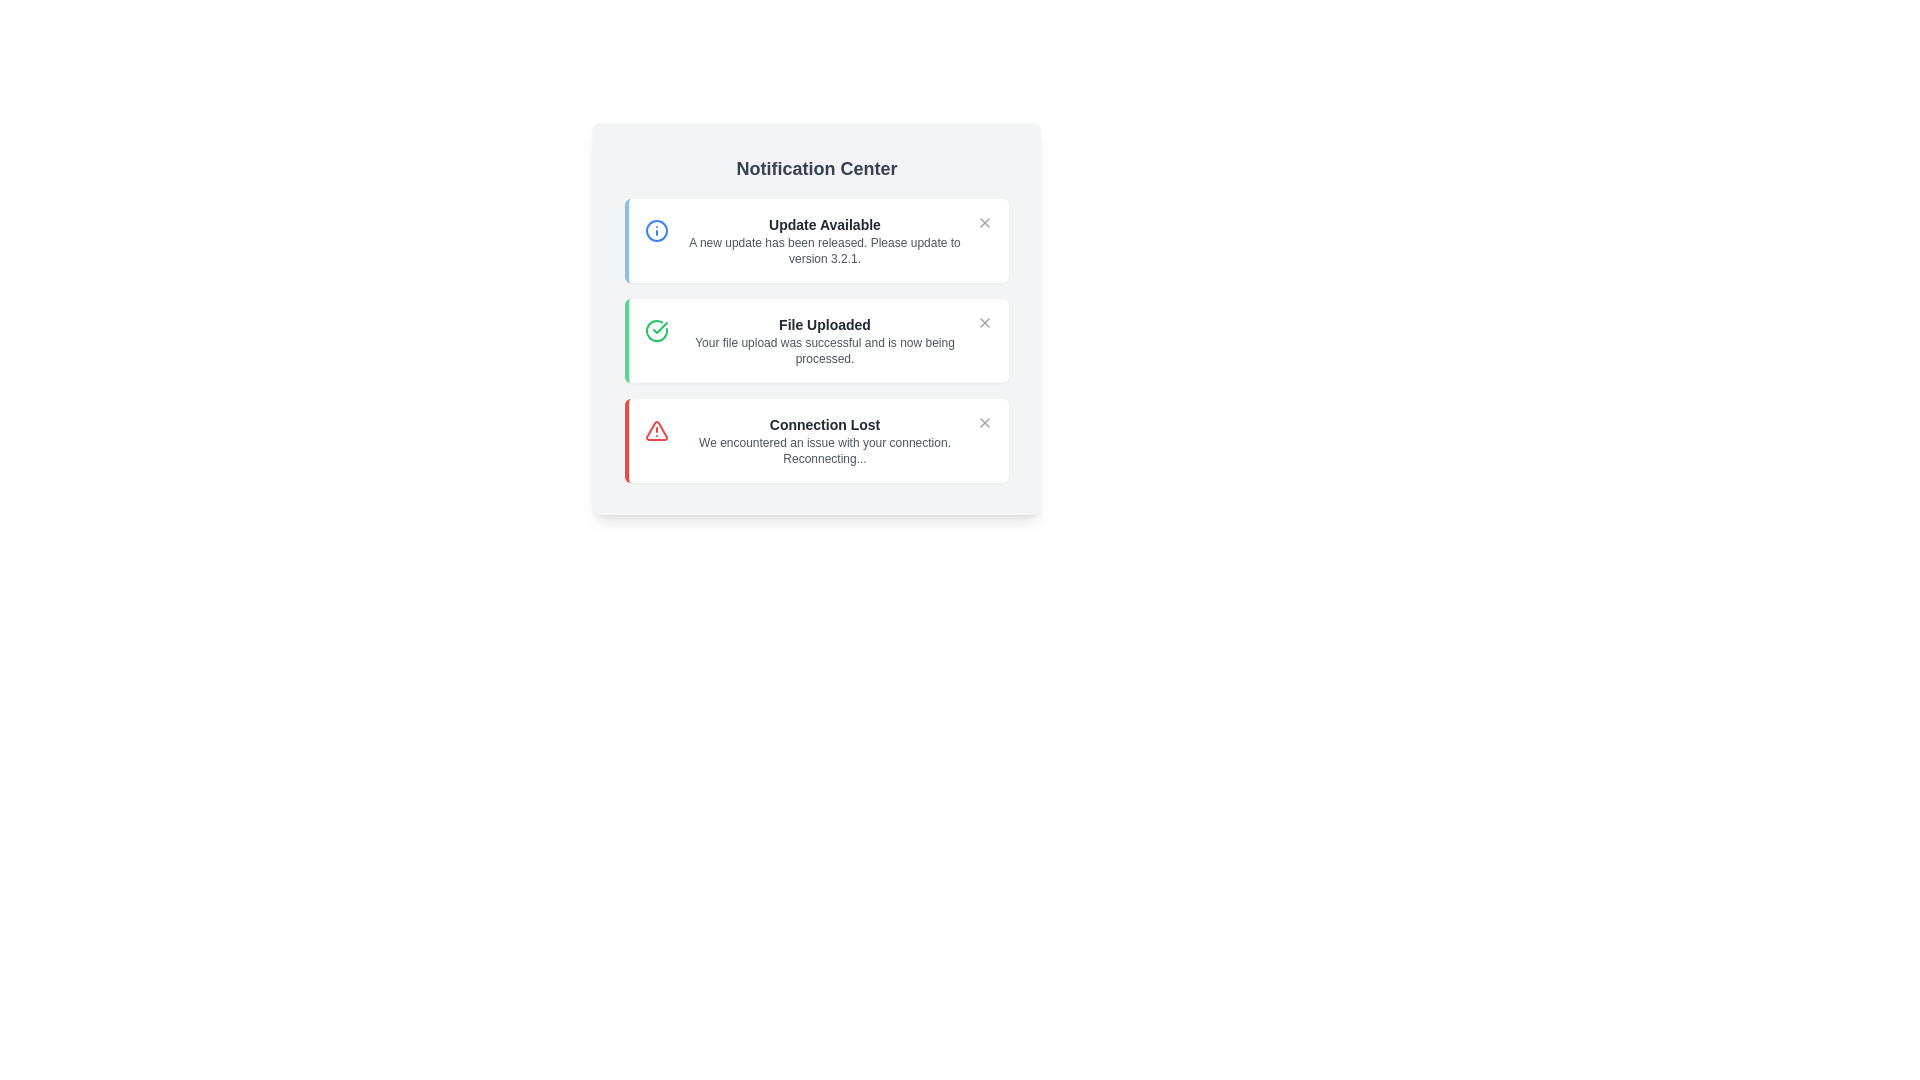 The width and height of the screenshot is (1920, 1080). What do you see at coordinates (816, 339) in the screenshot?
I see `notification text displayed in the Notification panel located in the Notification Center, which is aligned vertically in the middle of the white background panel` at bounding box center [816, 339].